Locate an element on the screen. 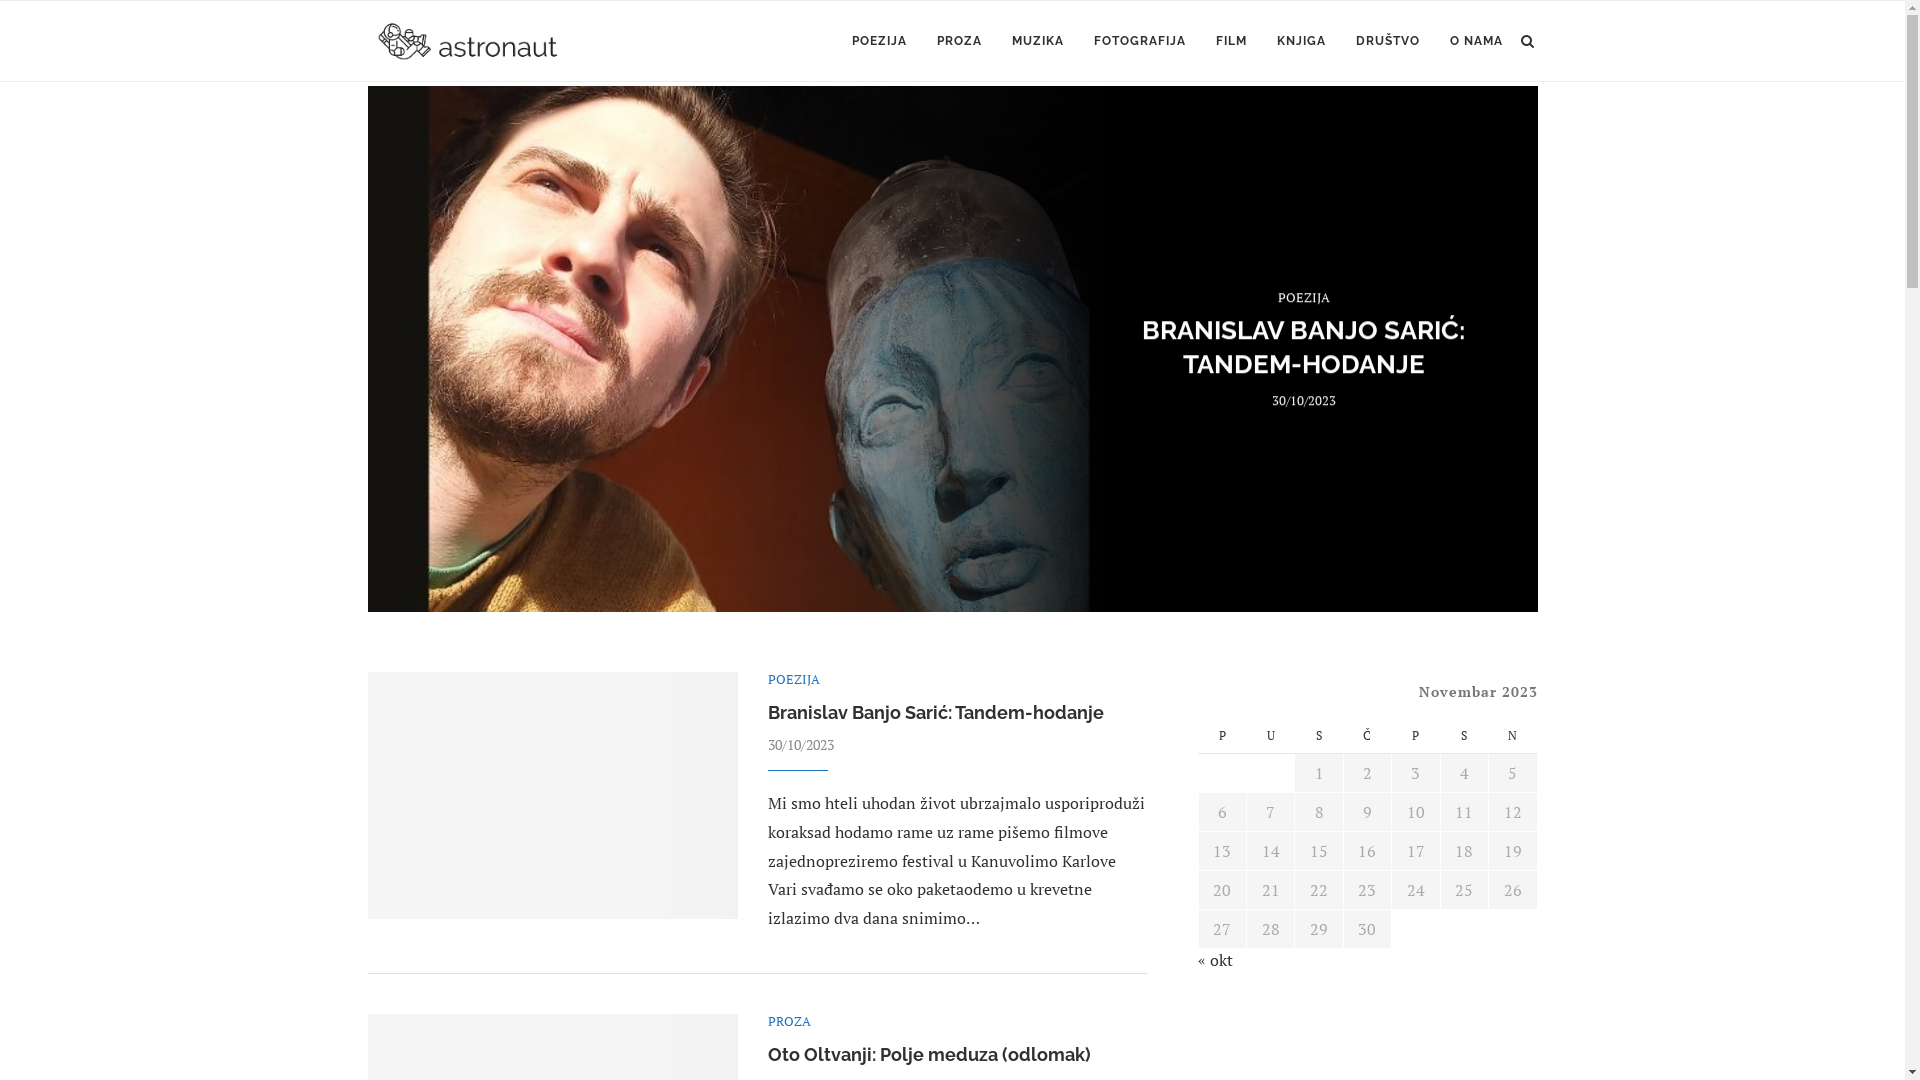  'O NAMA' is located at coordinates (1476, 41).